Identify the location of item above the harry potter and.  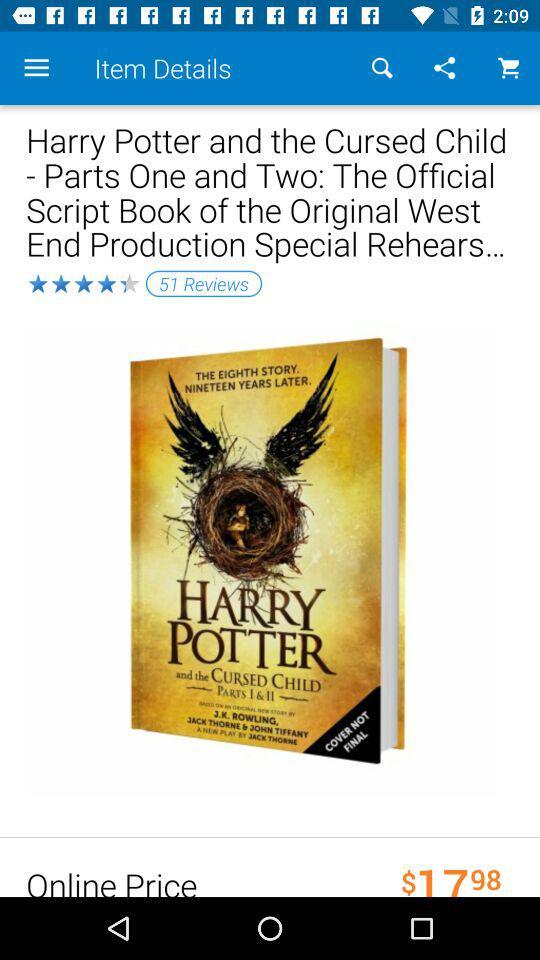
(382, 68).